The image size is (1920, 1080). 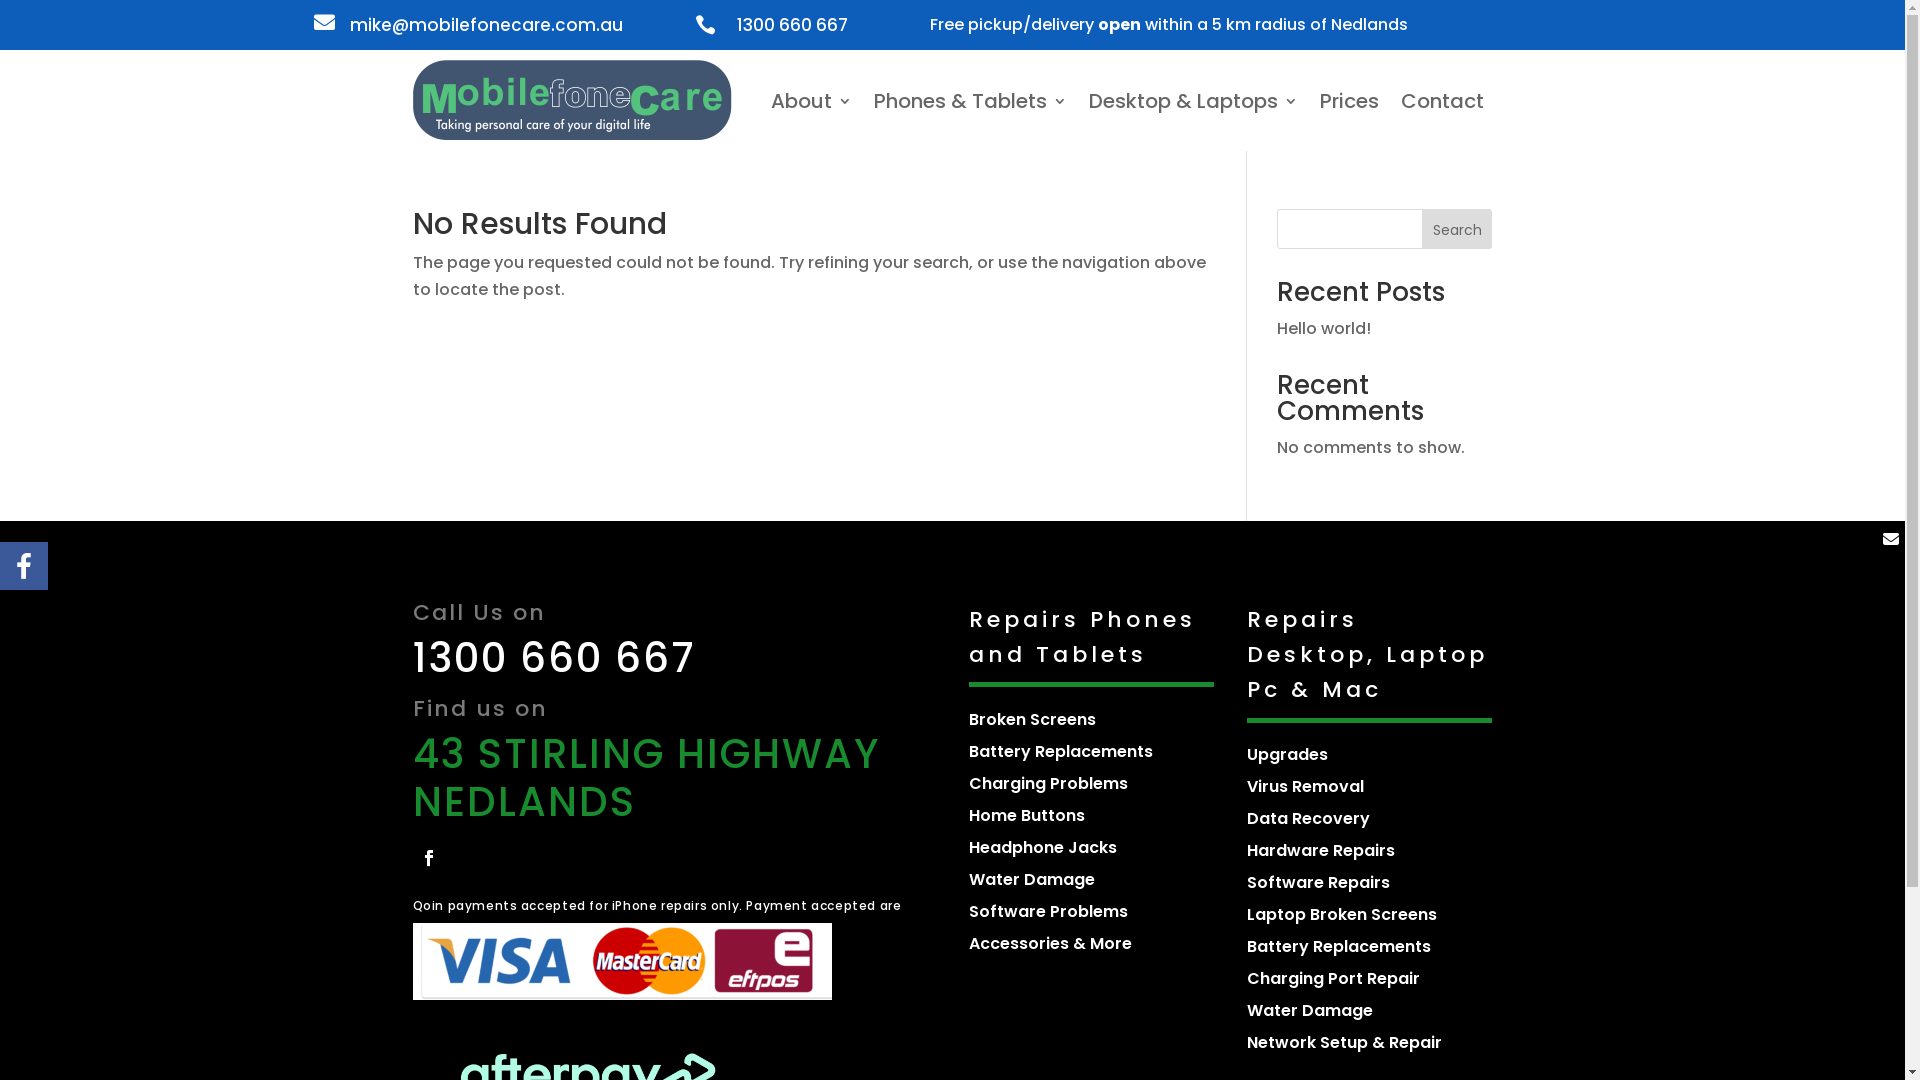 I want to click on 'Software Repairs', so click(x=1246, y=881).